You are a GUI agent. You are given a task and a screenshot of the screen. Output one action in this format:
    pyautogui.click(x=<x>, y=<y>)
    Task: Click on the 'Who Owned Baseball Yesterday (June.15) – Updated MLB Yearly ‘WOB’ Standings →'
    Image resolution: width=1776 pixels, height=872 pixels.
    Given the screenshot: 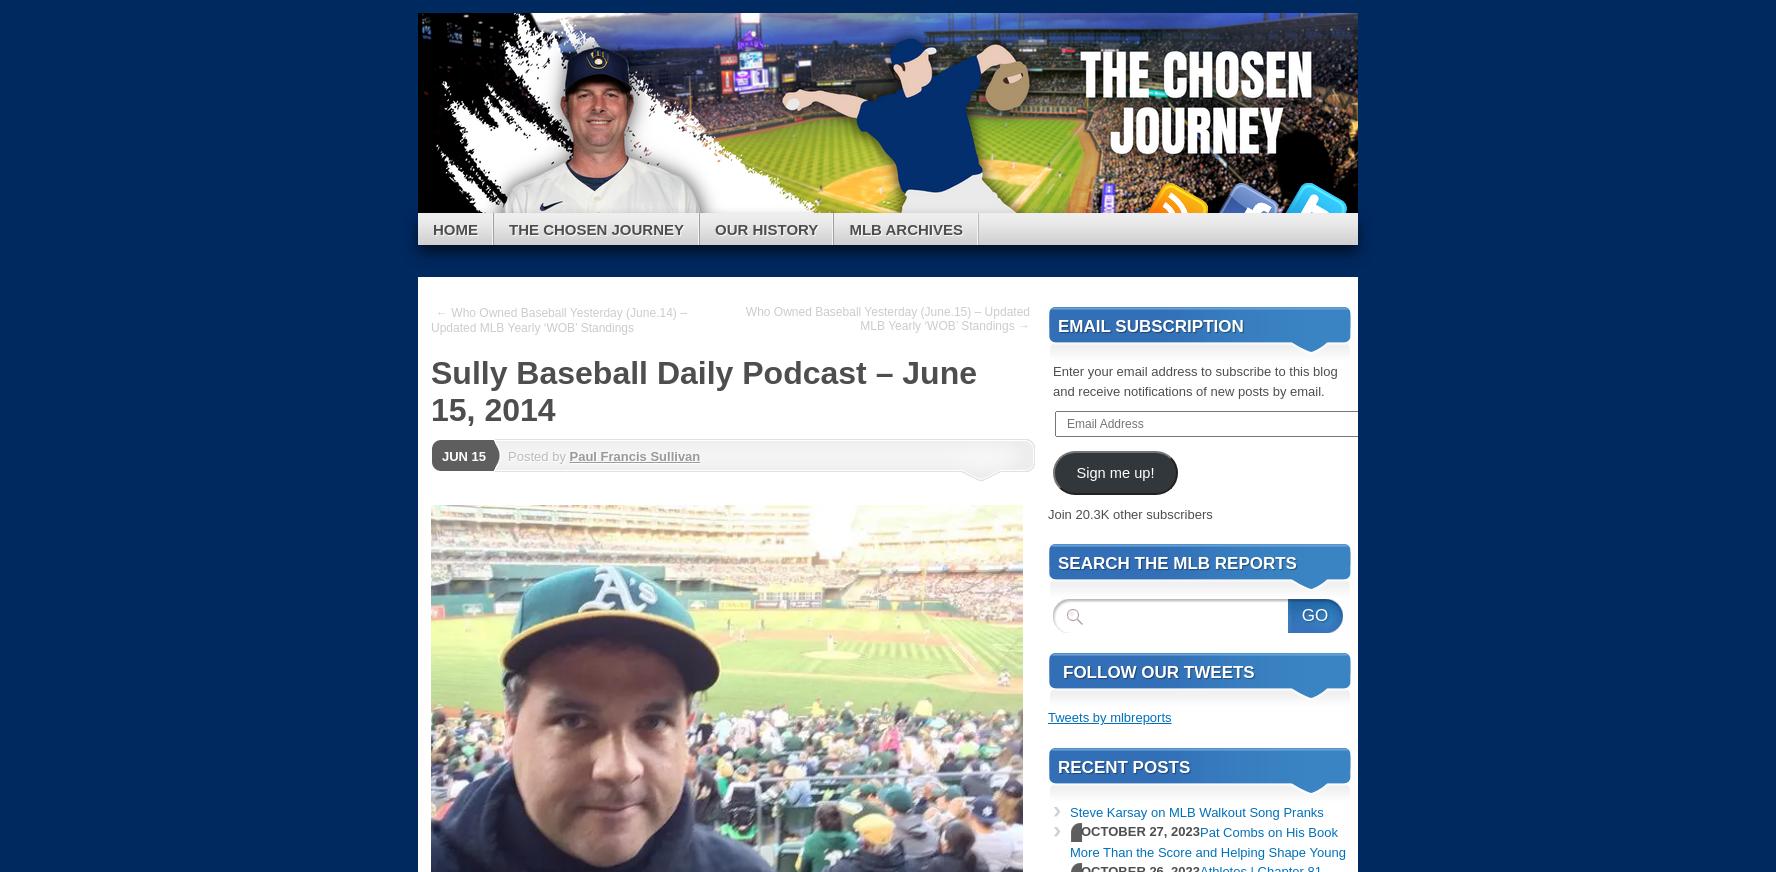 What is the action you would take?
    pyautogui.click(x=744, y=317)
    